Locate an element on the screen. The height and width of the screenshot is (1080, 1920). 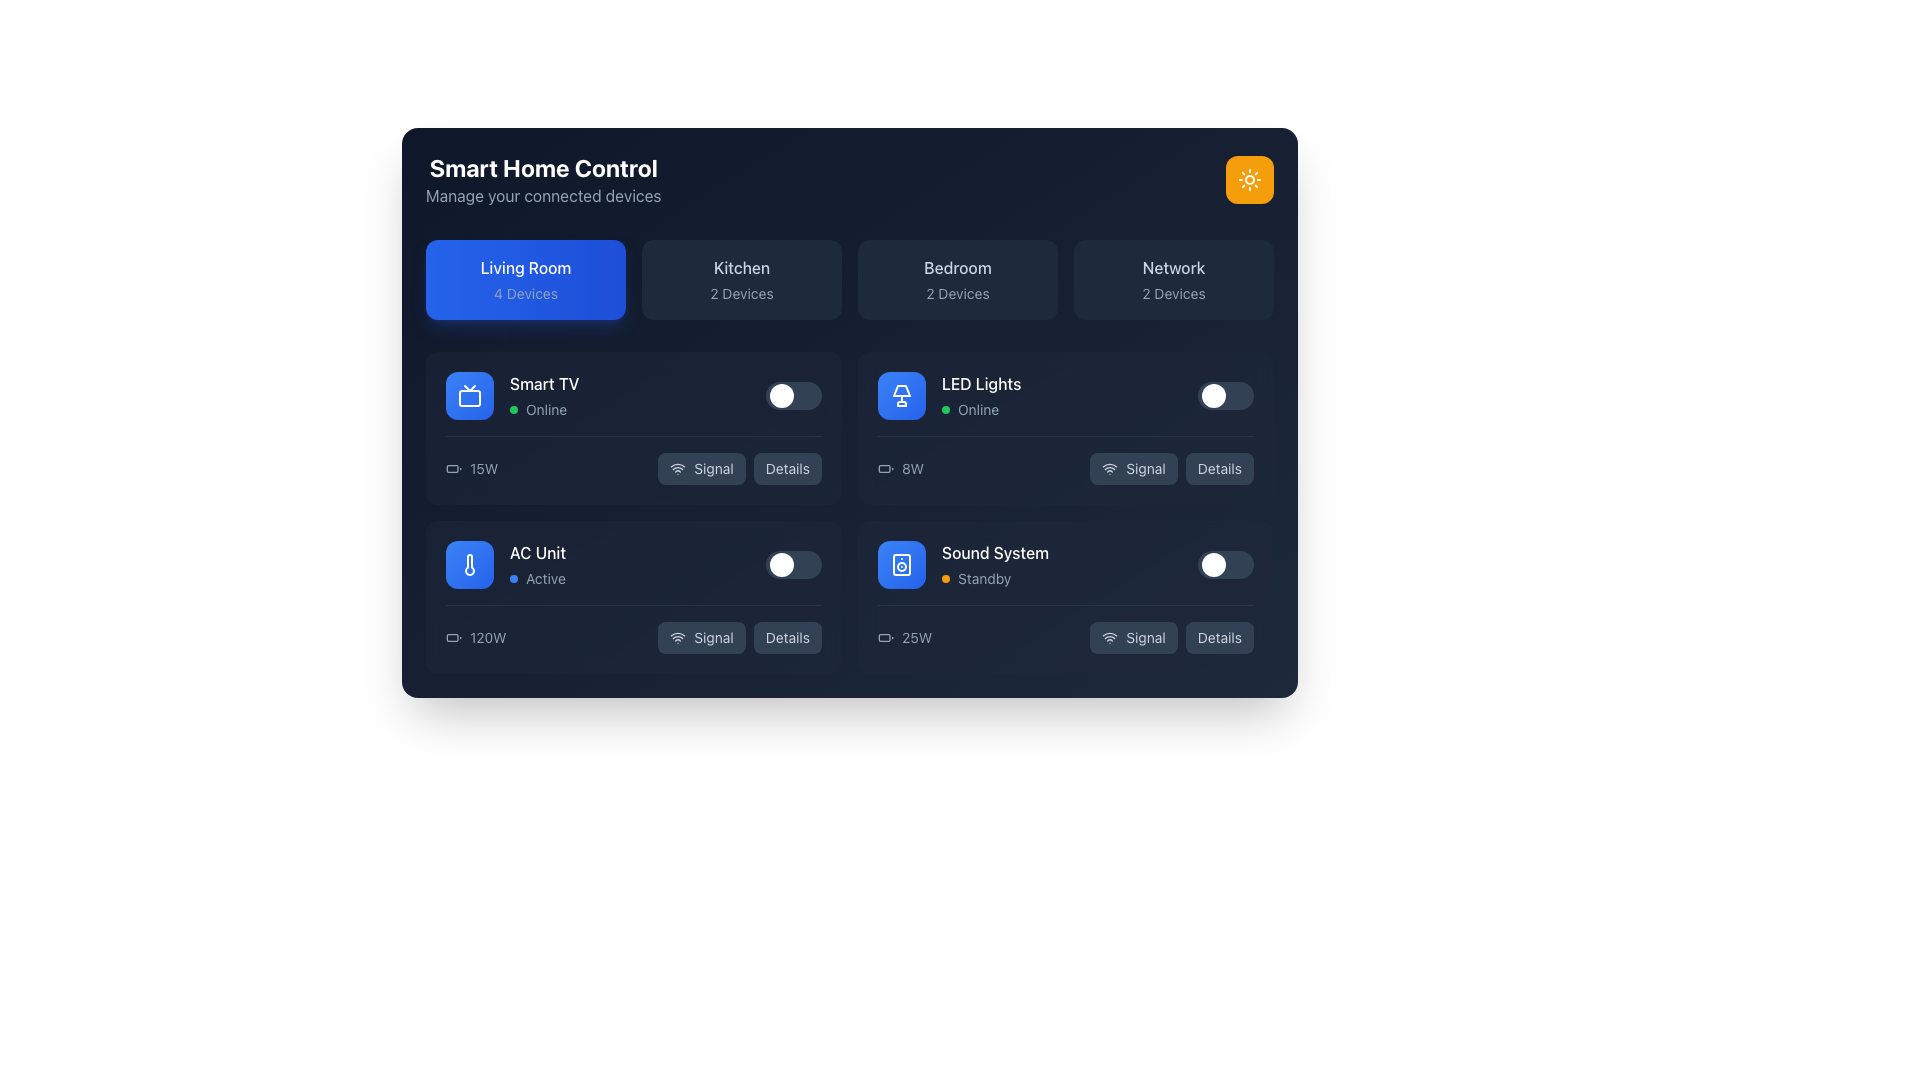
the static text label 'AC Unit' which identifies the air conditioning unit in the smart home interface is located at coordinates (537, 552).